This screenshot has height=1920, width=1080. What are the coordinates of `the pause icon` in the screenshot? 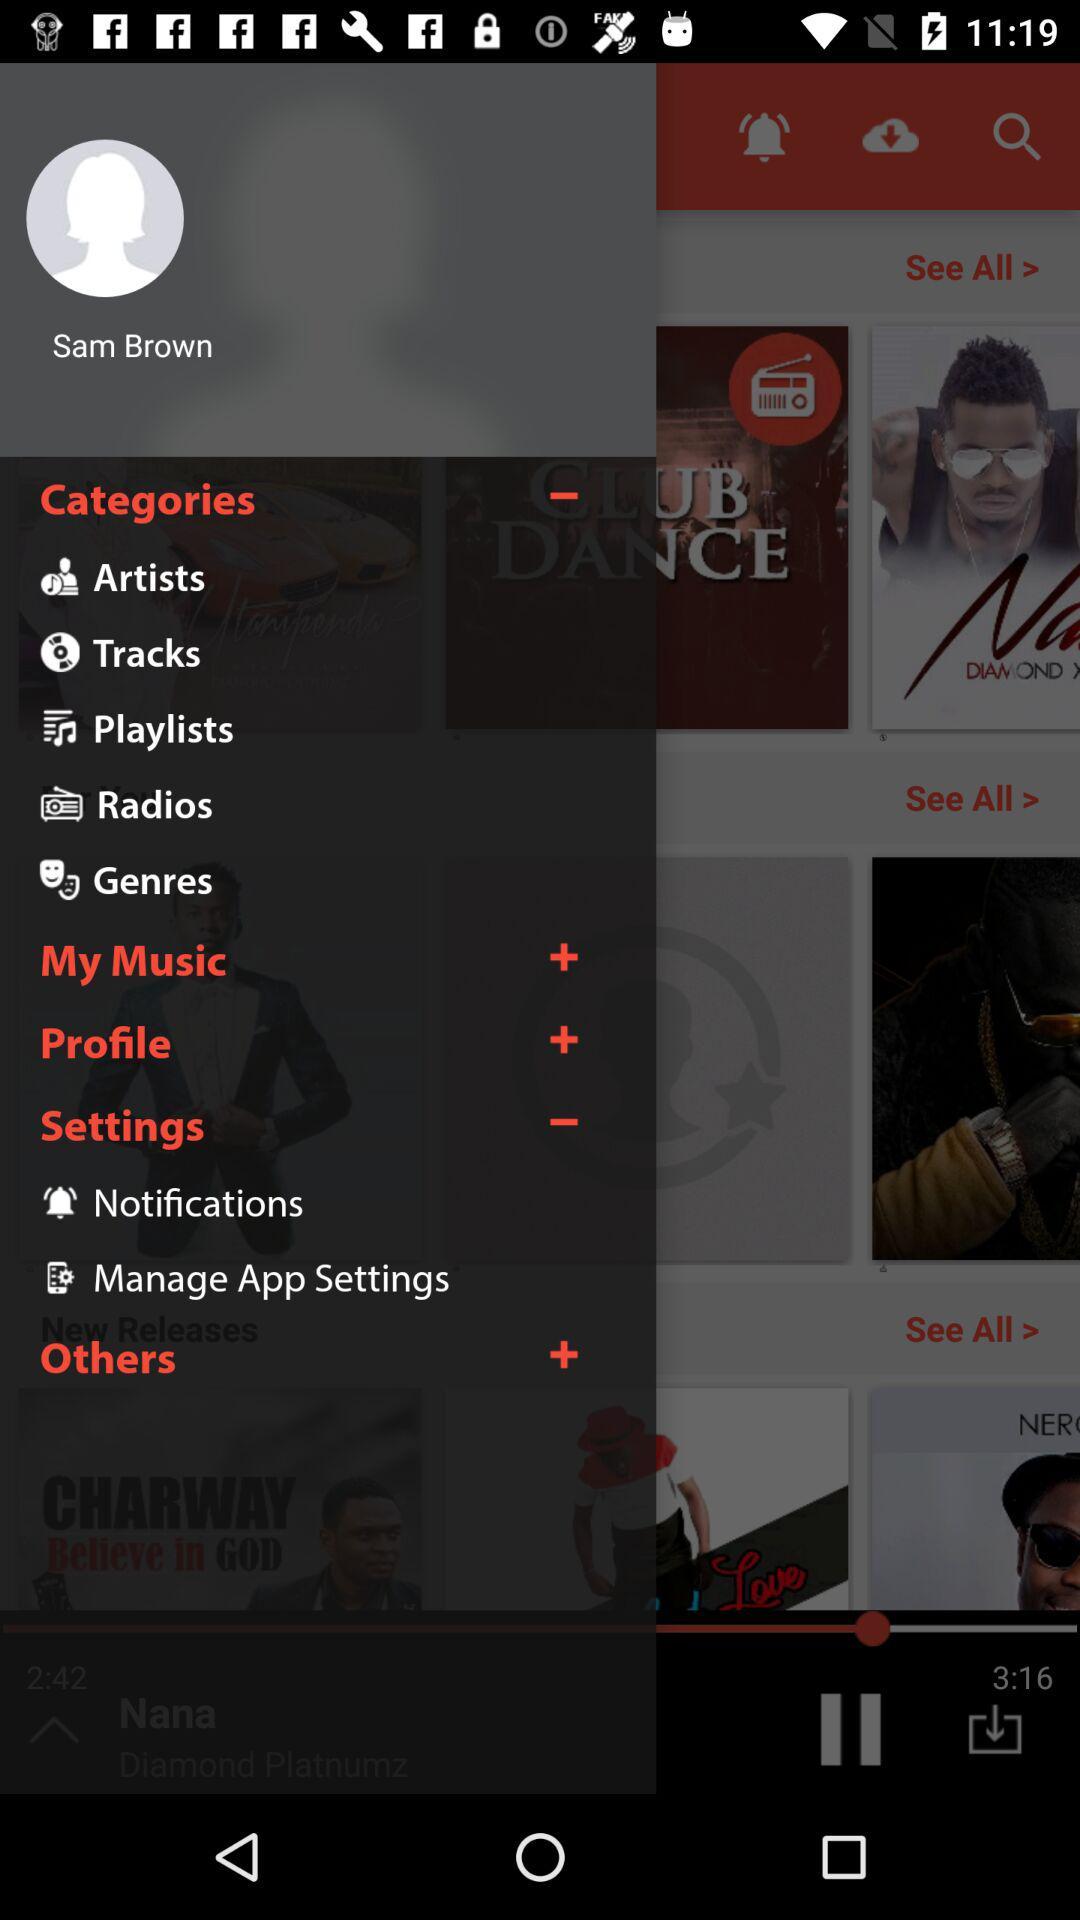 It's located at (854, 1733).